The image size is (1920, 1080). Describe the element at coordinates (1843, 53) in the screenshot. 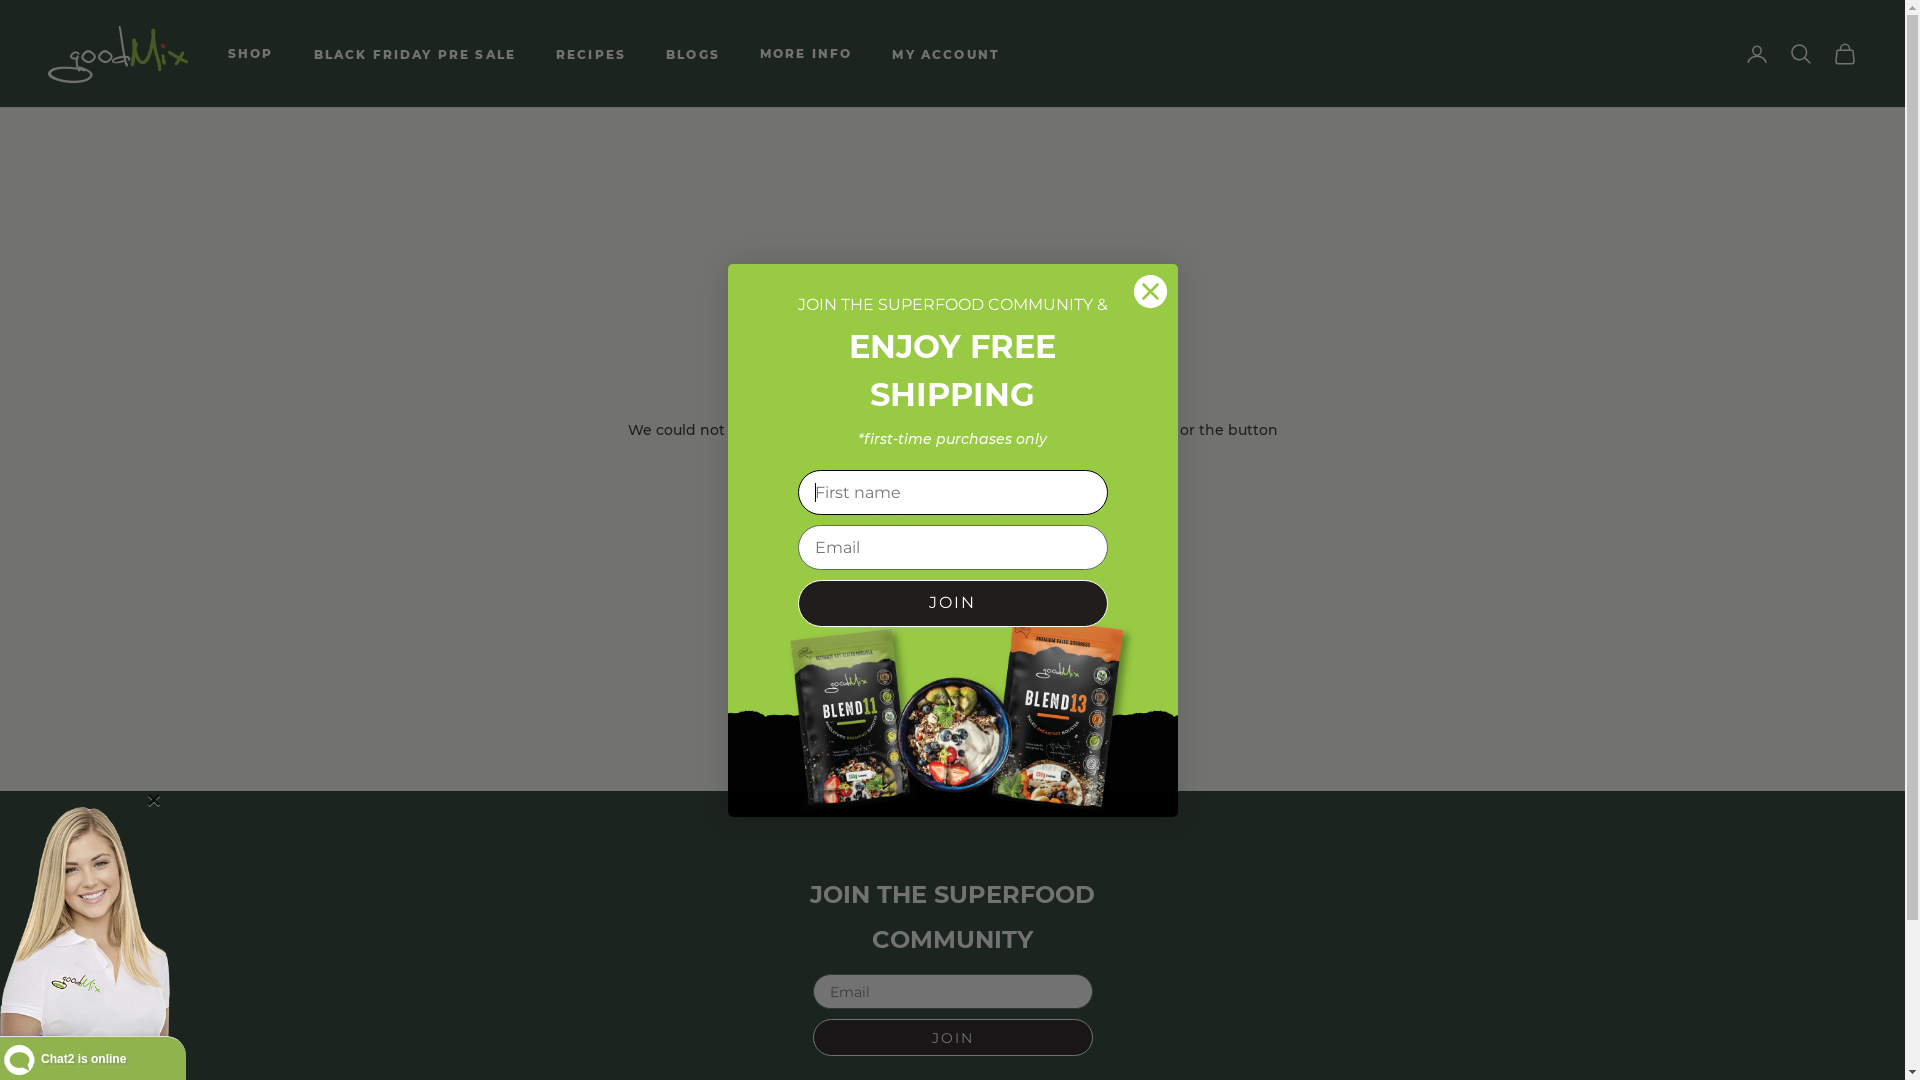

I see `'Open cart'` at that location.